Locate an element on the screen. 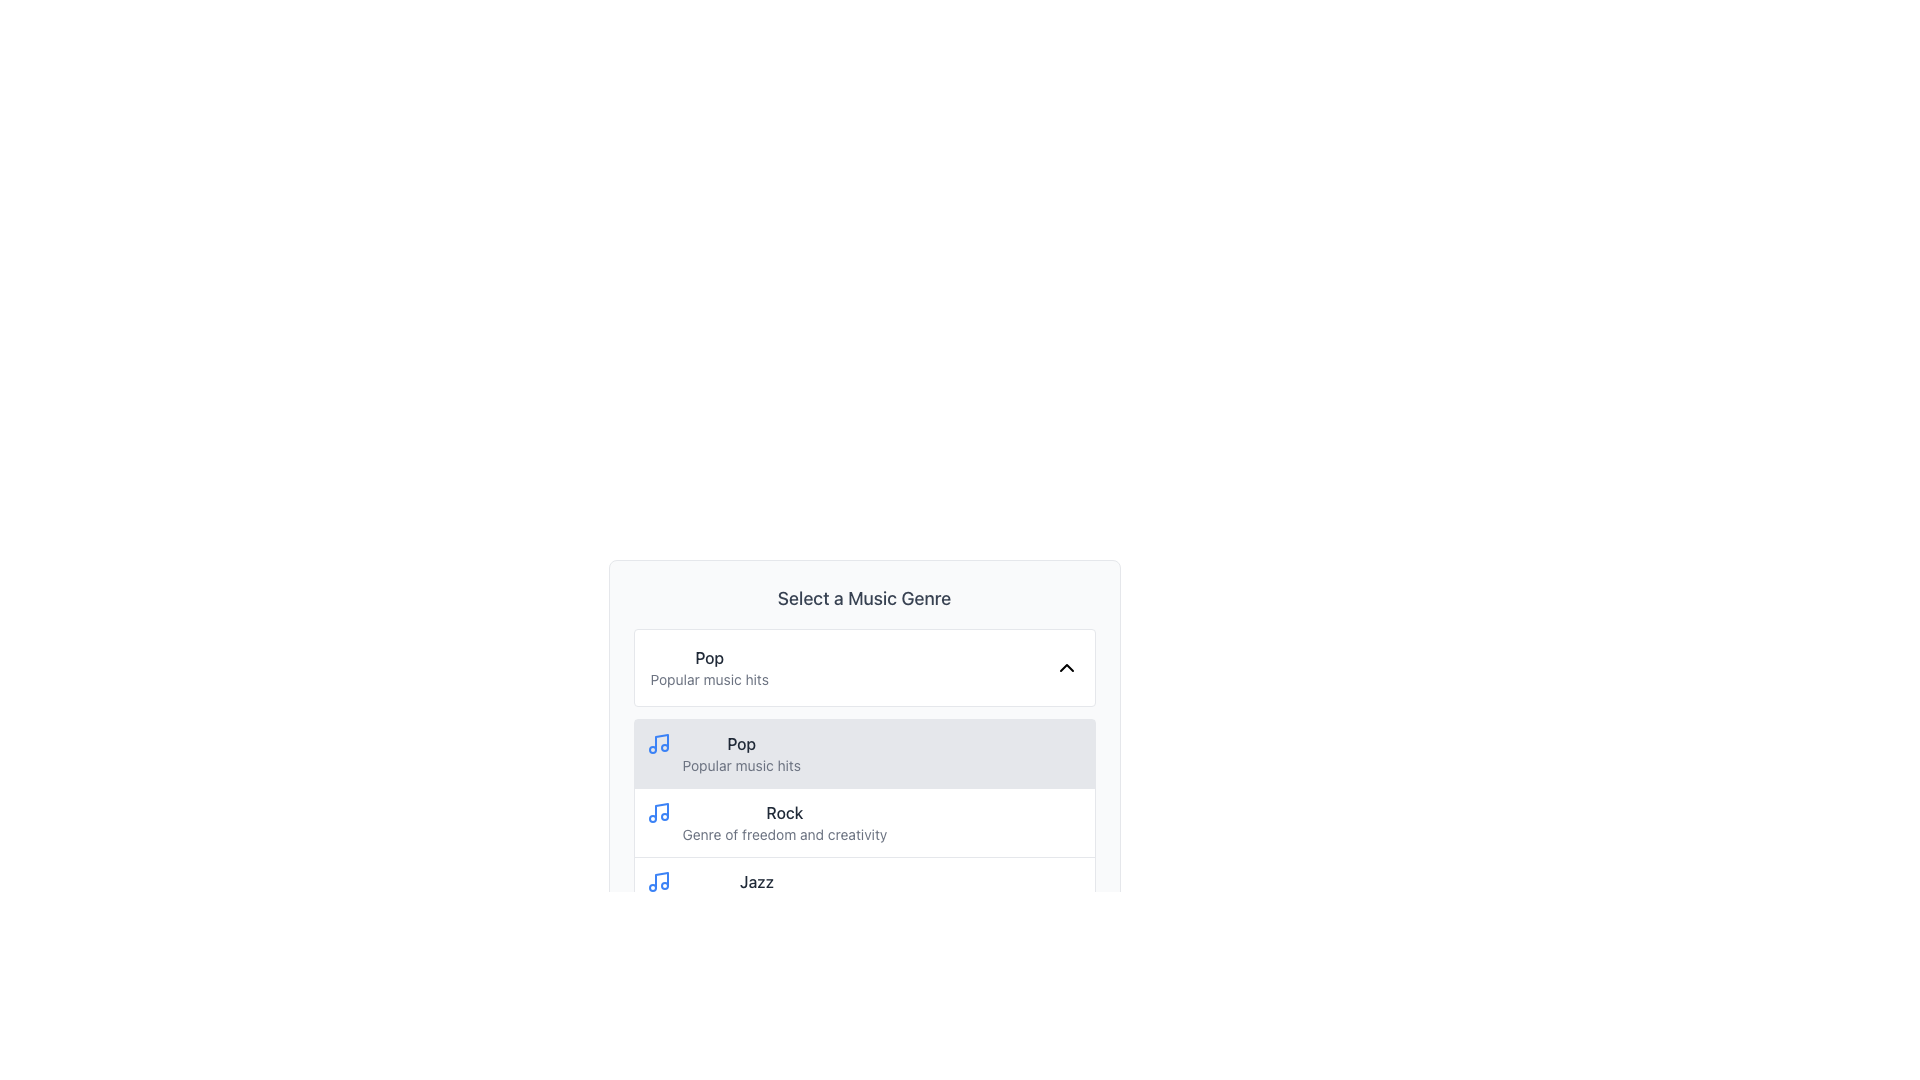 This screenshot has width=1920, height=1080. the first graphical icon in the music genre dropdown menu, which resembles a music note and is located to the left of the text label 'Pop' is located at coordinates (661, 742).